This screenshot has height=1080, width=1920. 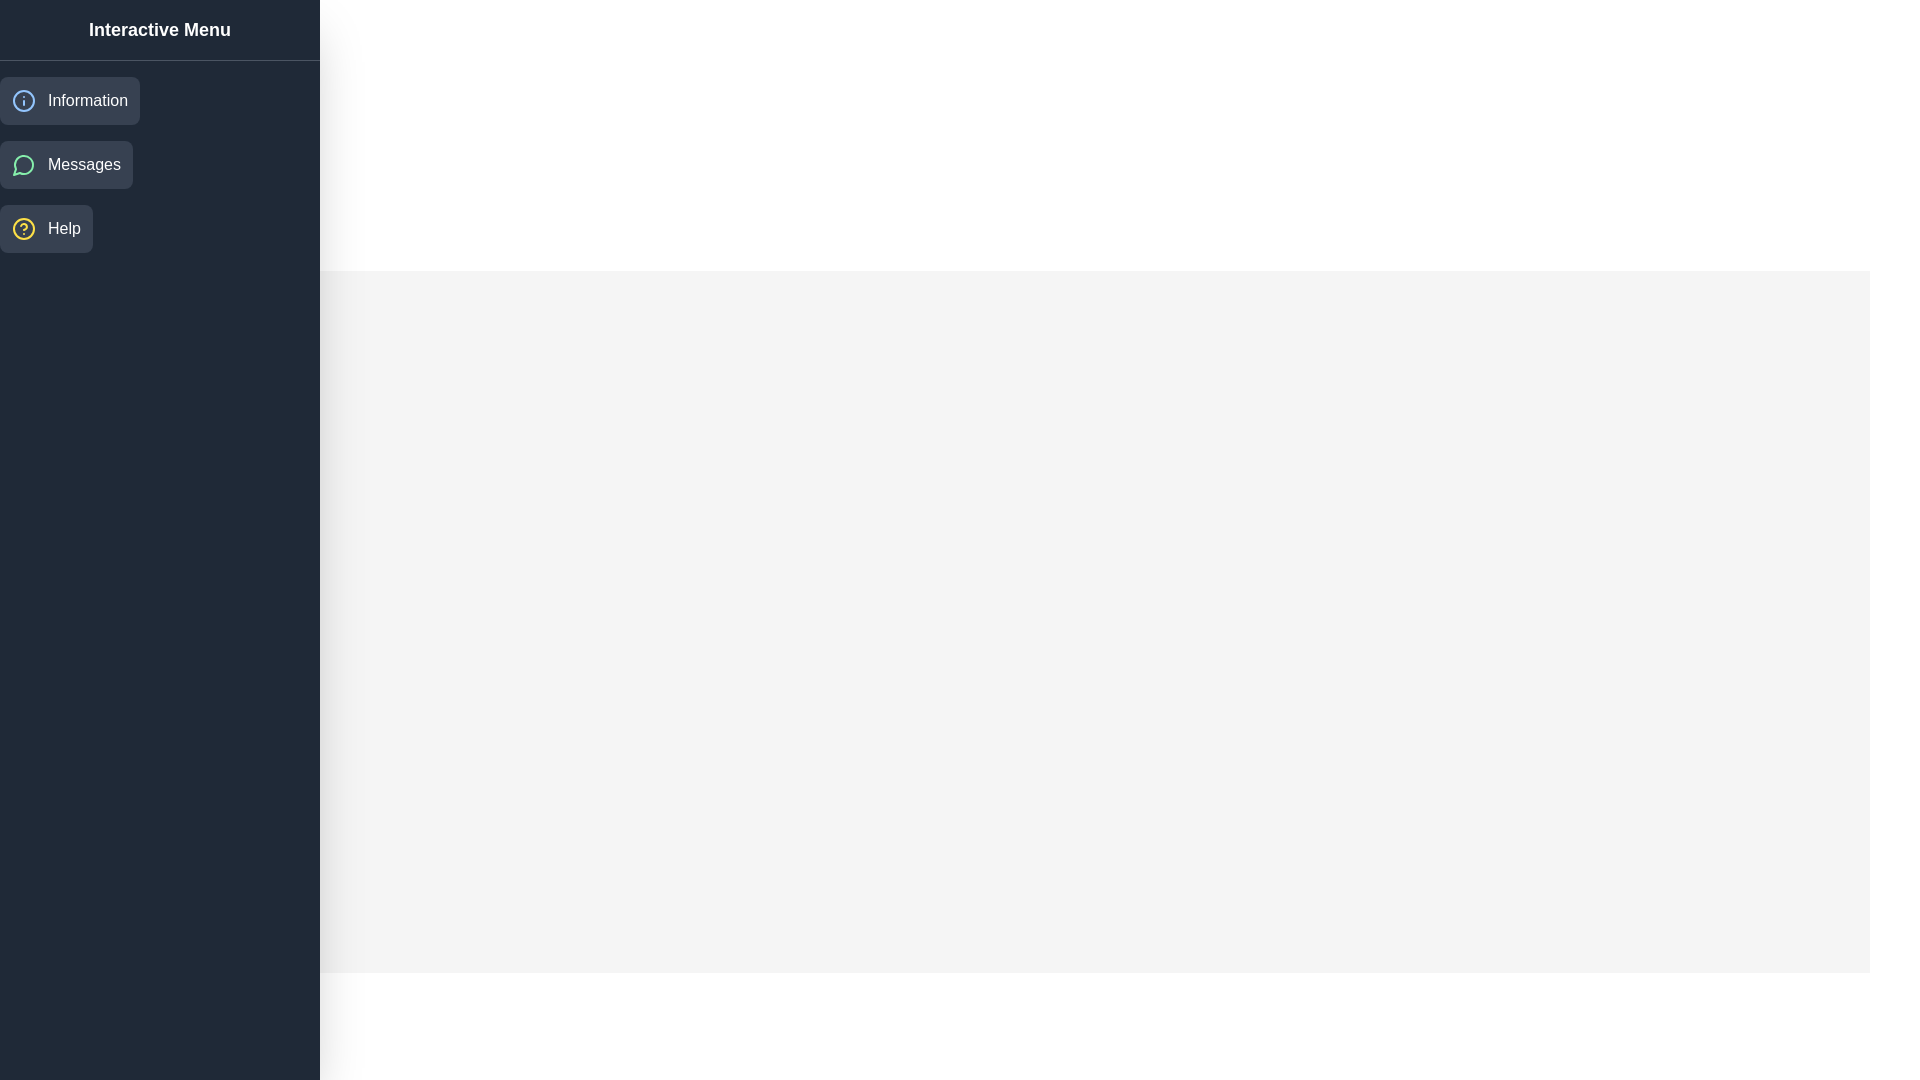 I want to click on text of the 'Information' label, which is displayed in white font on a dark background as part of a menu item on the left side of the interface, so click(x=86, y=100).